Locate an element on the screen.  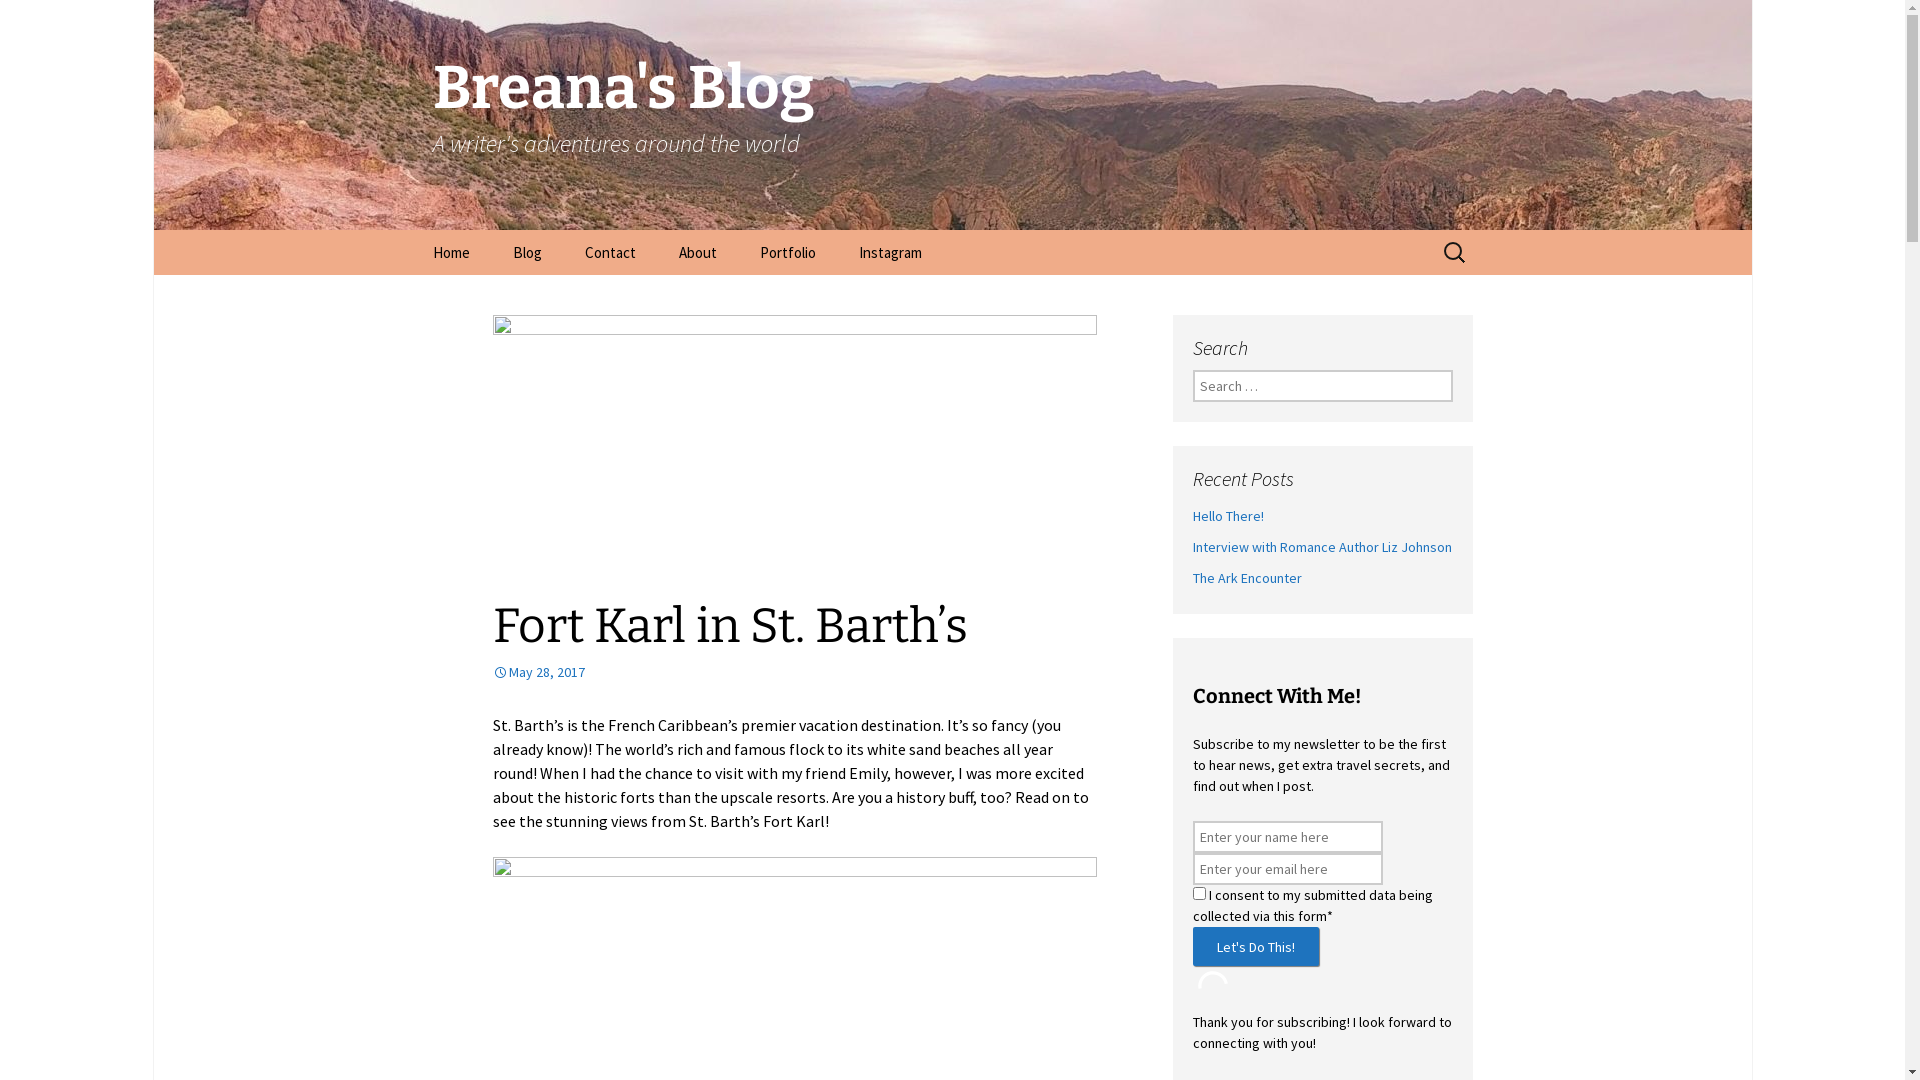
'Search' is located at coordinates (44, 19).